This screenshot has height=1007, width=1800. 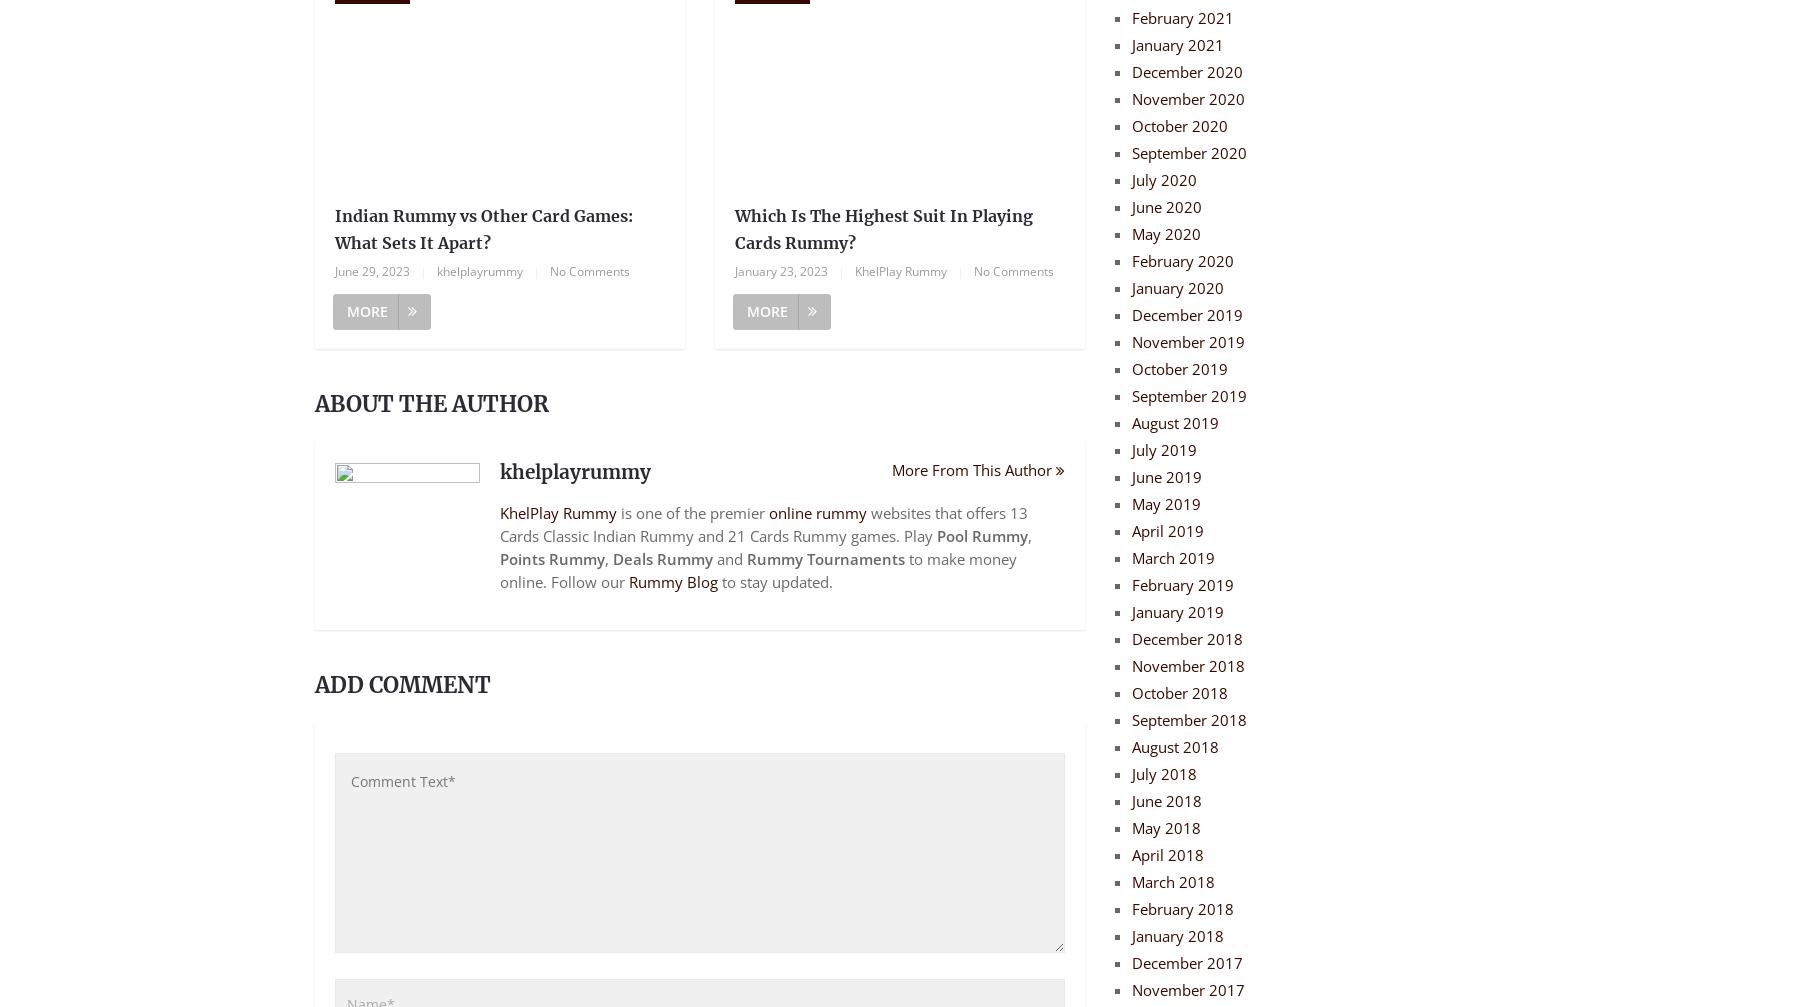 What do you see at coordinates (762, 523) in the screenshot?
I see `'websites that offers 13 Cards Classic Indian Rummy and 21 Cards Rummy games. Play'` at bounding box center [762, 523].